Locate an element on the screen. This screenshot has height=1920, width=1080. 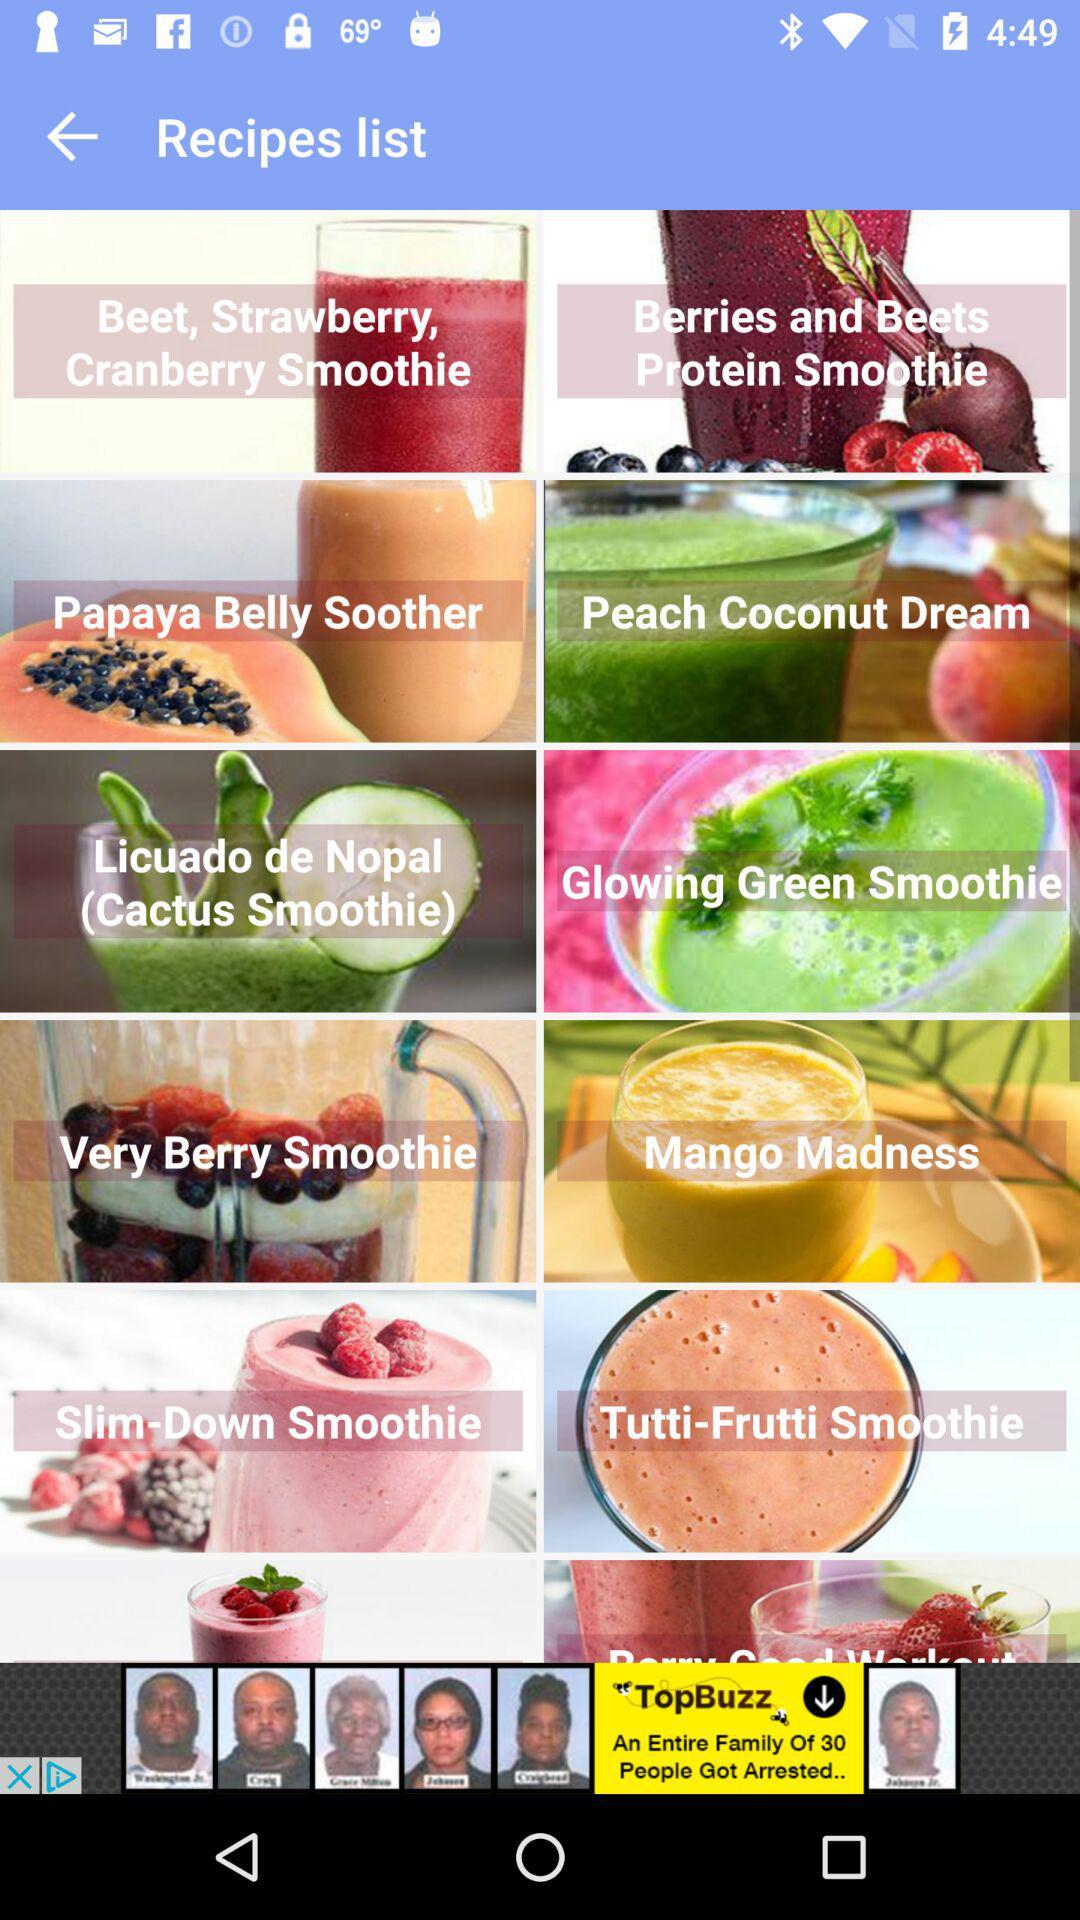
advertisement is located at coordinates (540, 1727).